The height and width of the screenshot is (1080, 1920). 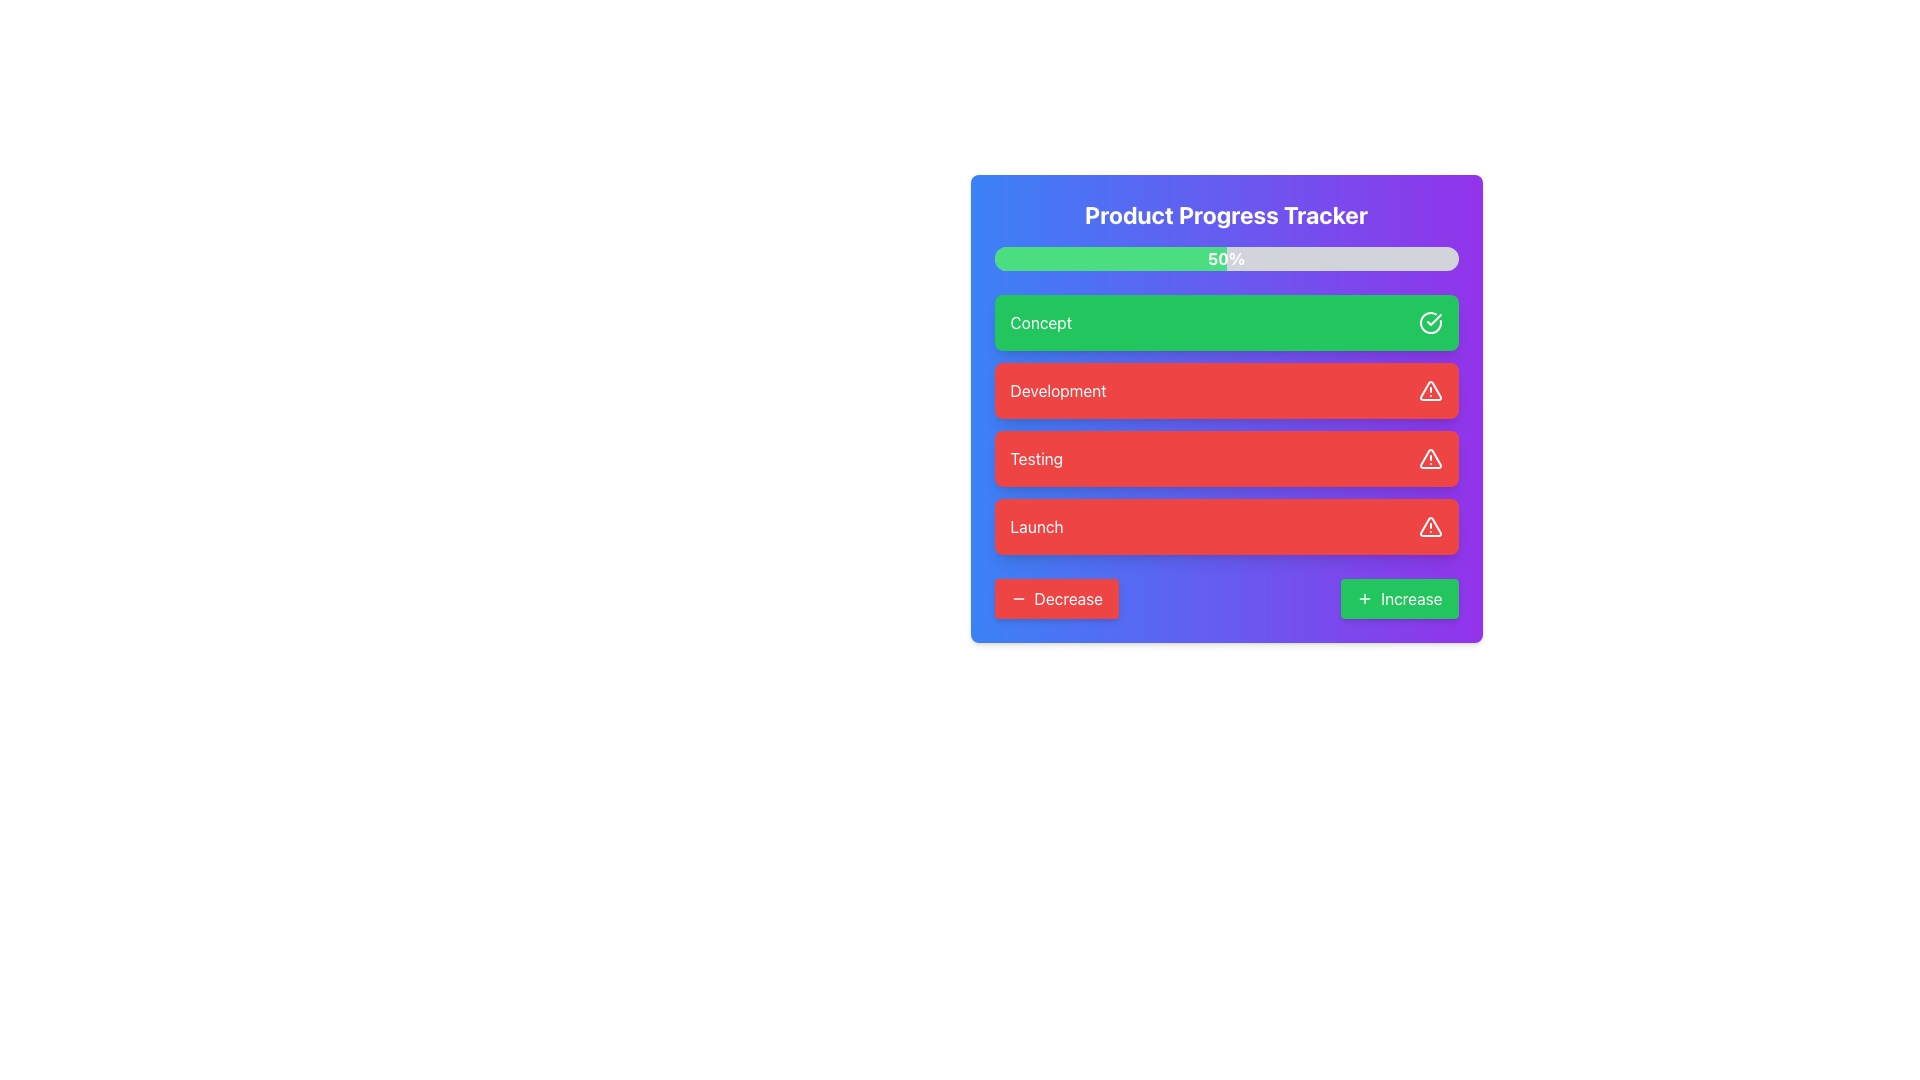 I want to click on the checkmark icon indicating completion in the 'Concept' stage of the progress tracker, so click(x=1433, y=319).